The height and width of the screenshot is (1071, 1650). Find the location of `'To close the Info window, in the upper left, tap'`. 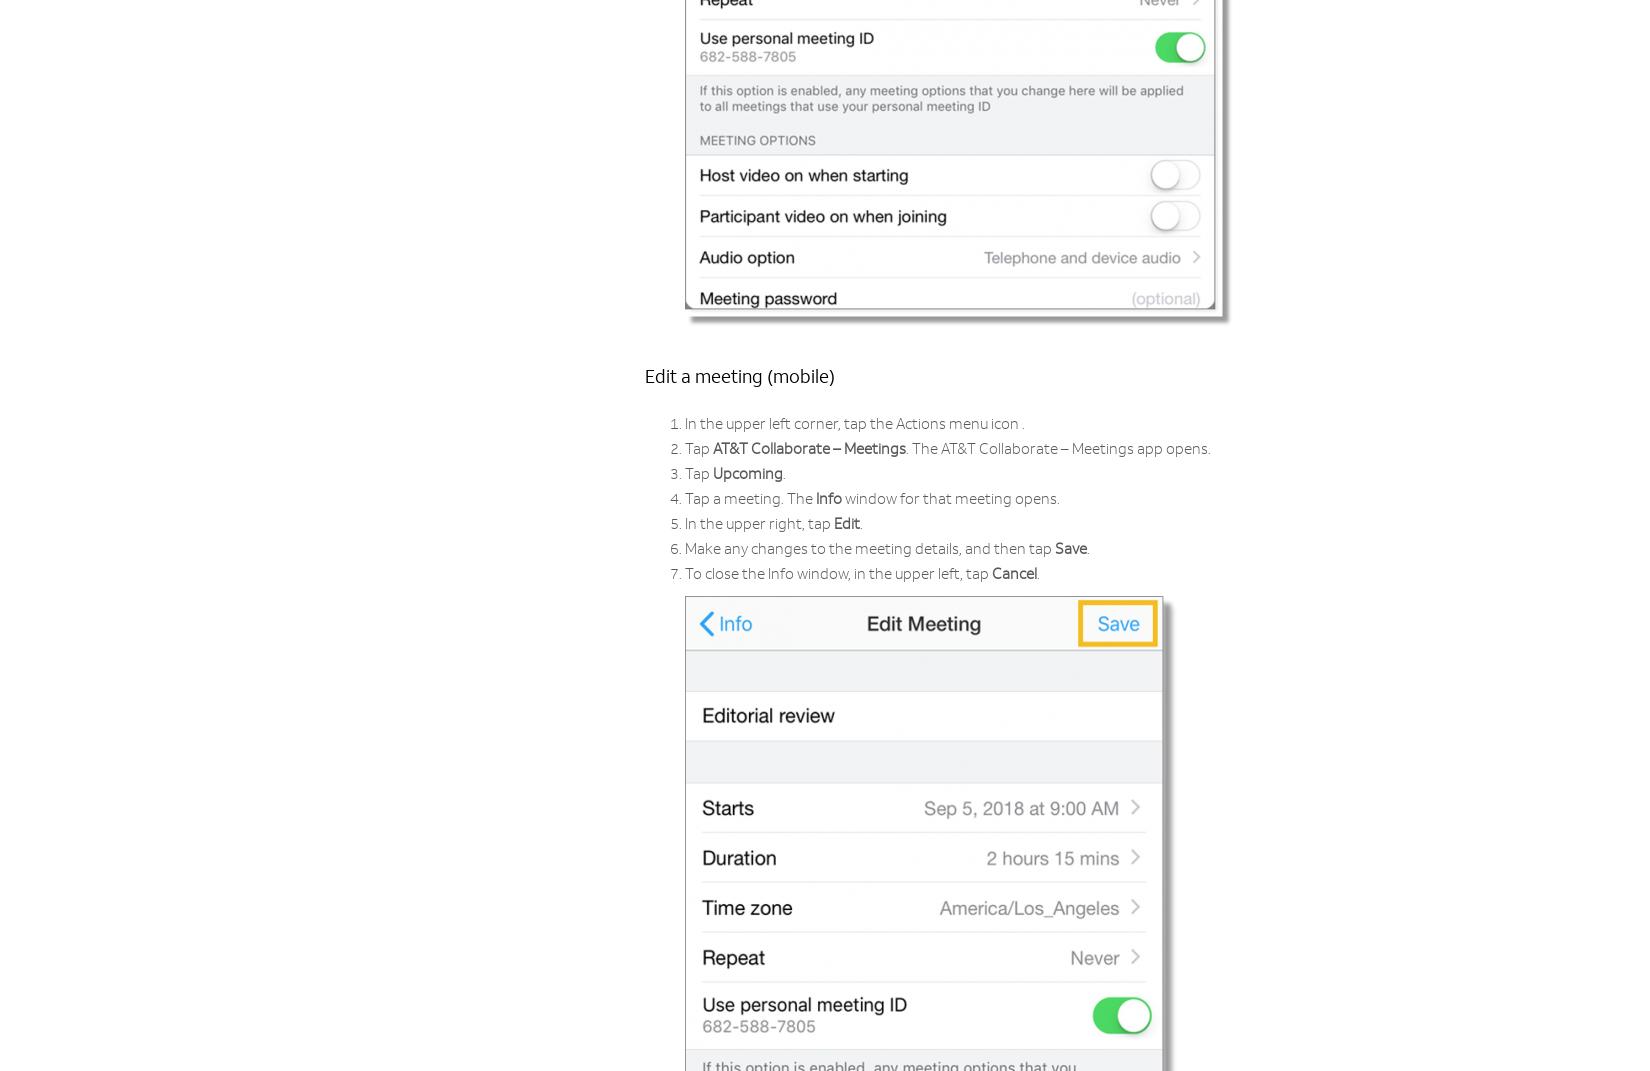

'To close the Info window, in the upper left, tap' is located at coordinates (838, 575).